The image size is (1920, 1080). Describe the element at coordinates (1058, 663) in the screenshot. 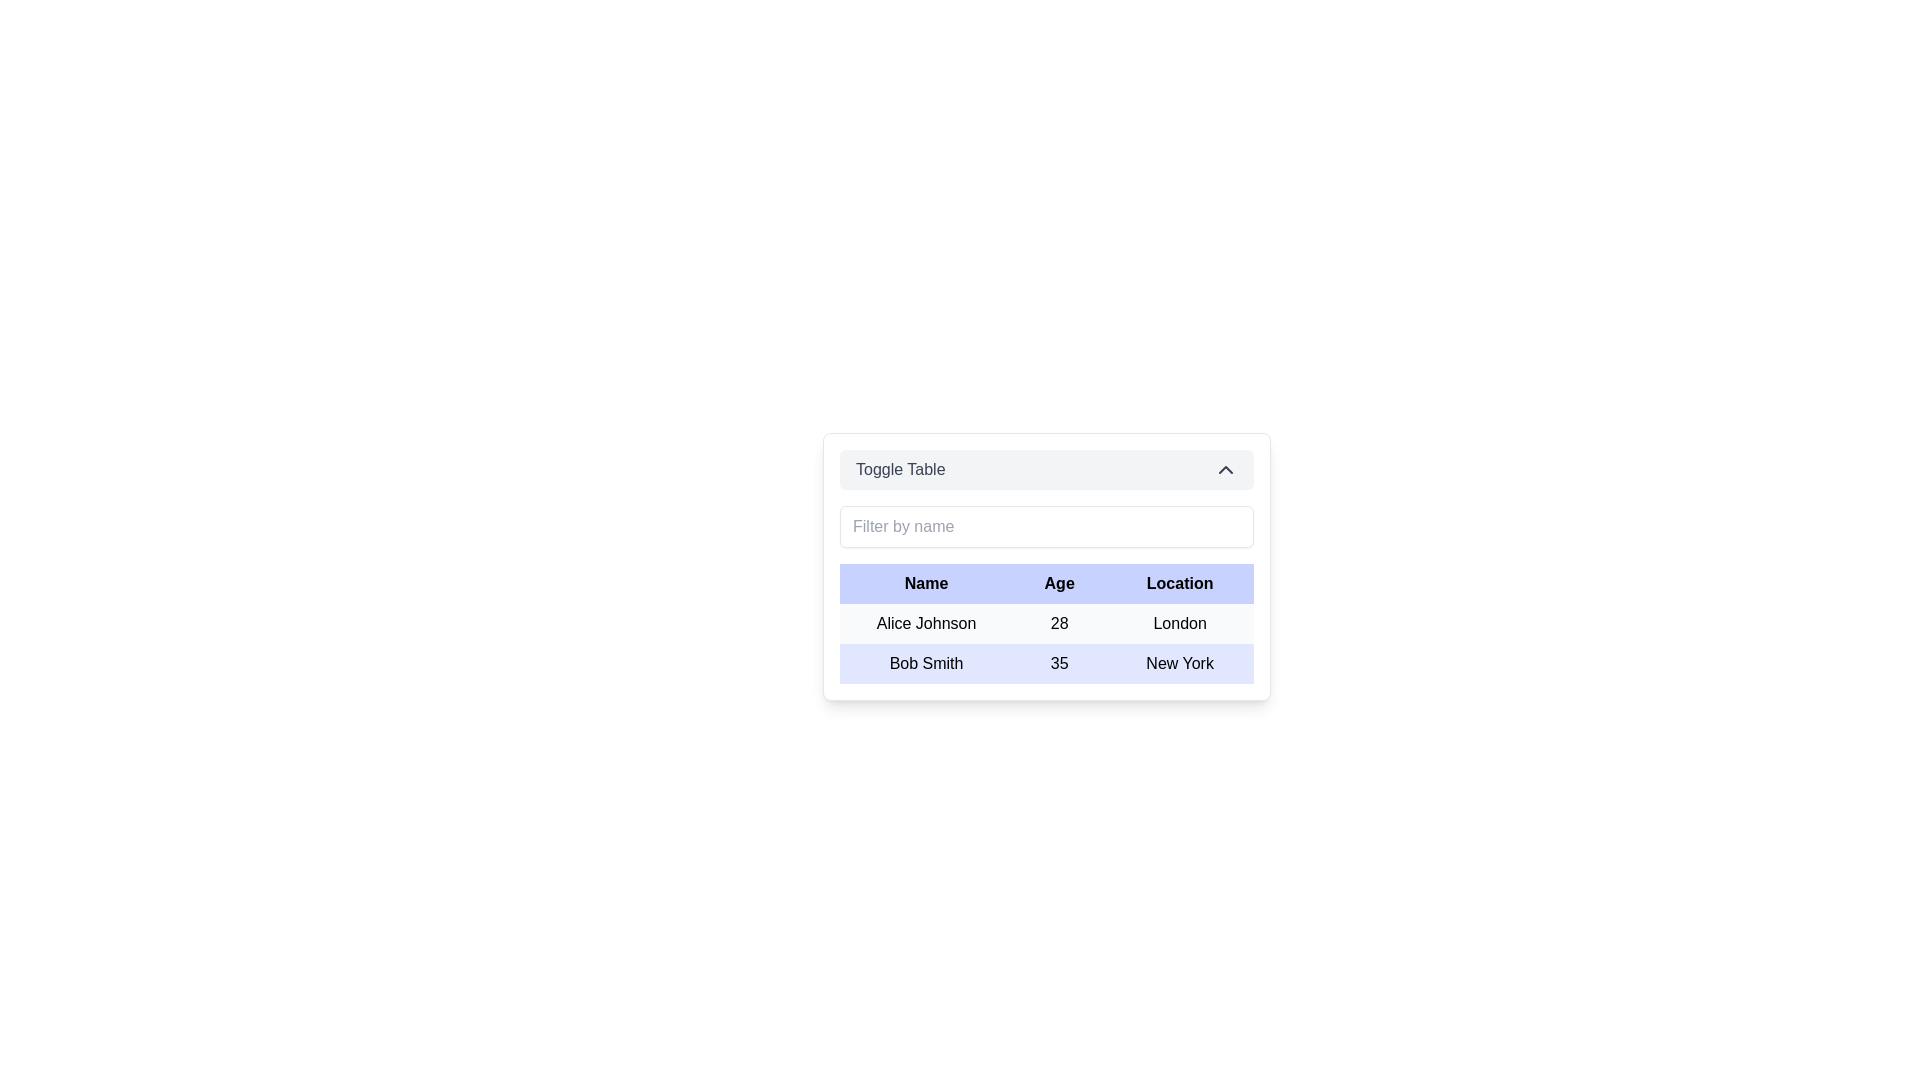

I see `the text displaying the age of the individual 'Bob Smith' in the second row of the table under the 'Age' column` at that location.